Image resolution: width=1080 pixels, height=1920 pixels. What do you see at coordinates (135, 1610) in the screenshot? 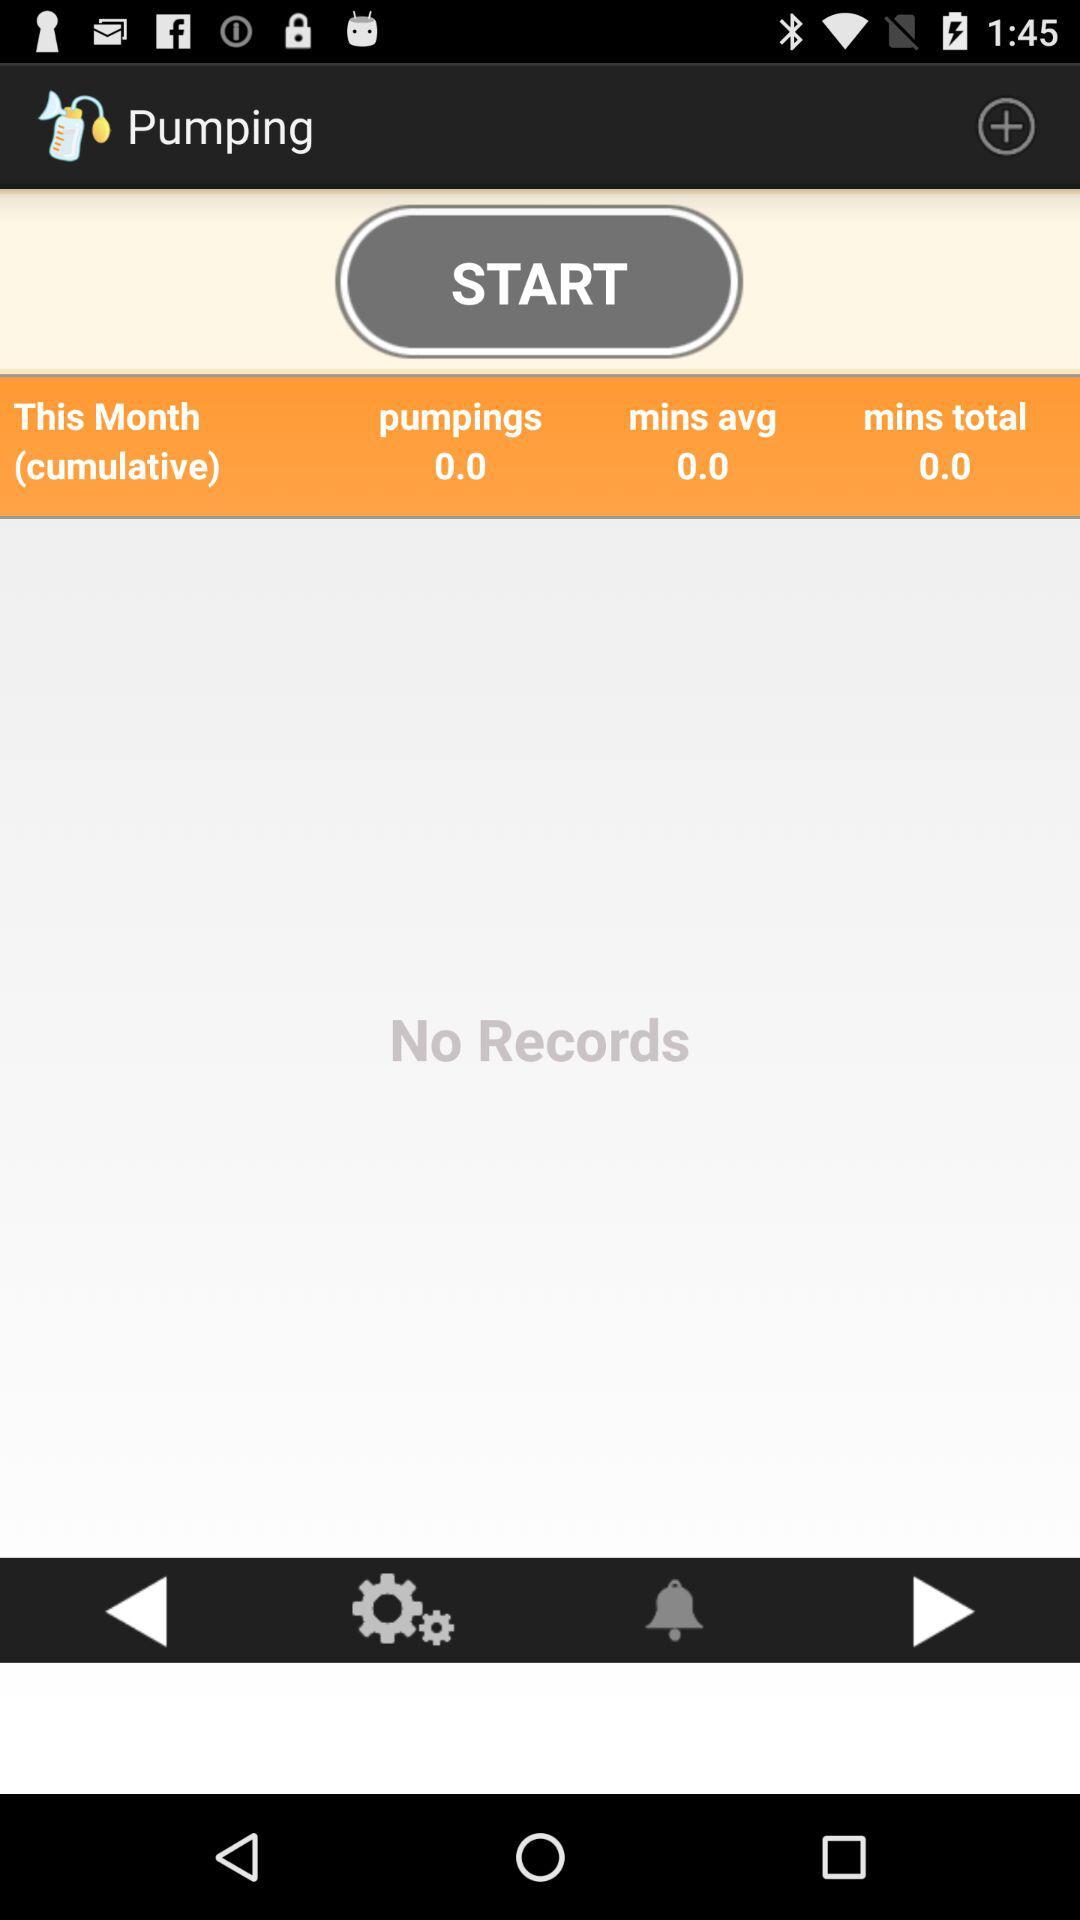
I see `go back` at bounding box center [135, 1610].